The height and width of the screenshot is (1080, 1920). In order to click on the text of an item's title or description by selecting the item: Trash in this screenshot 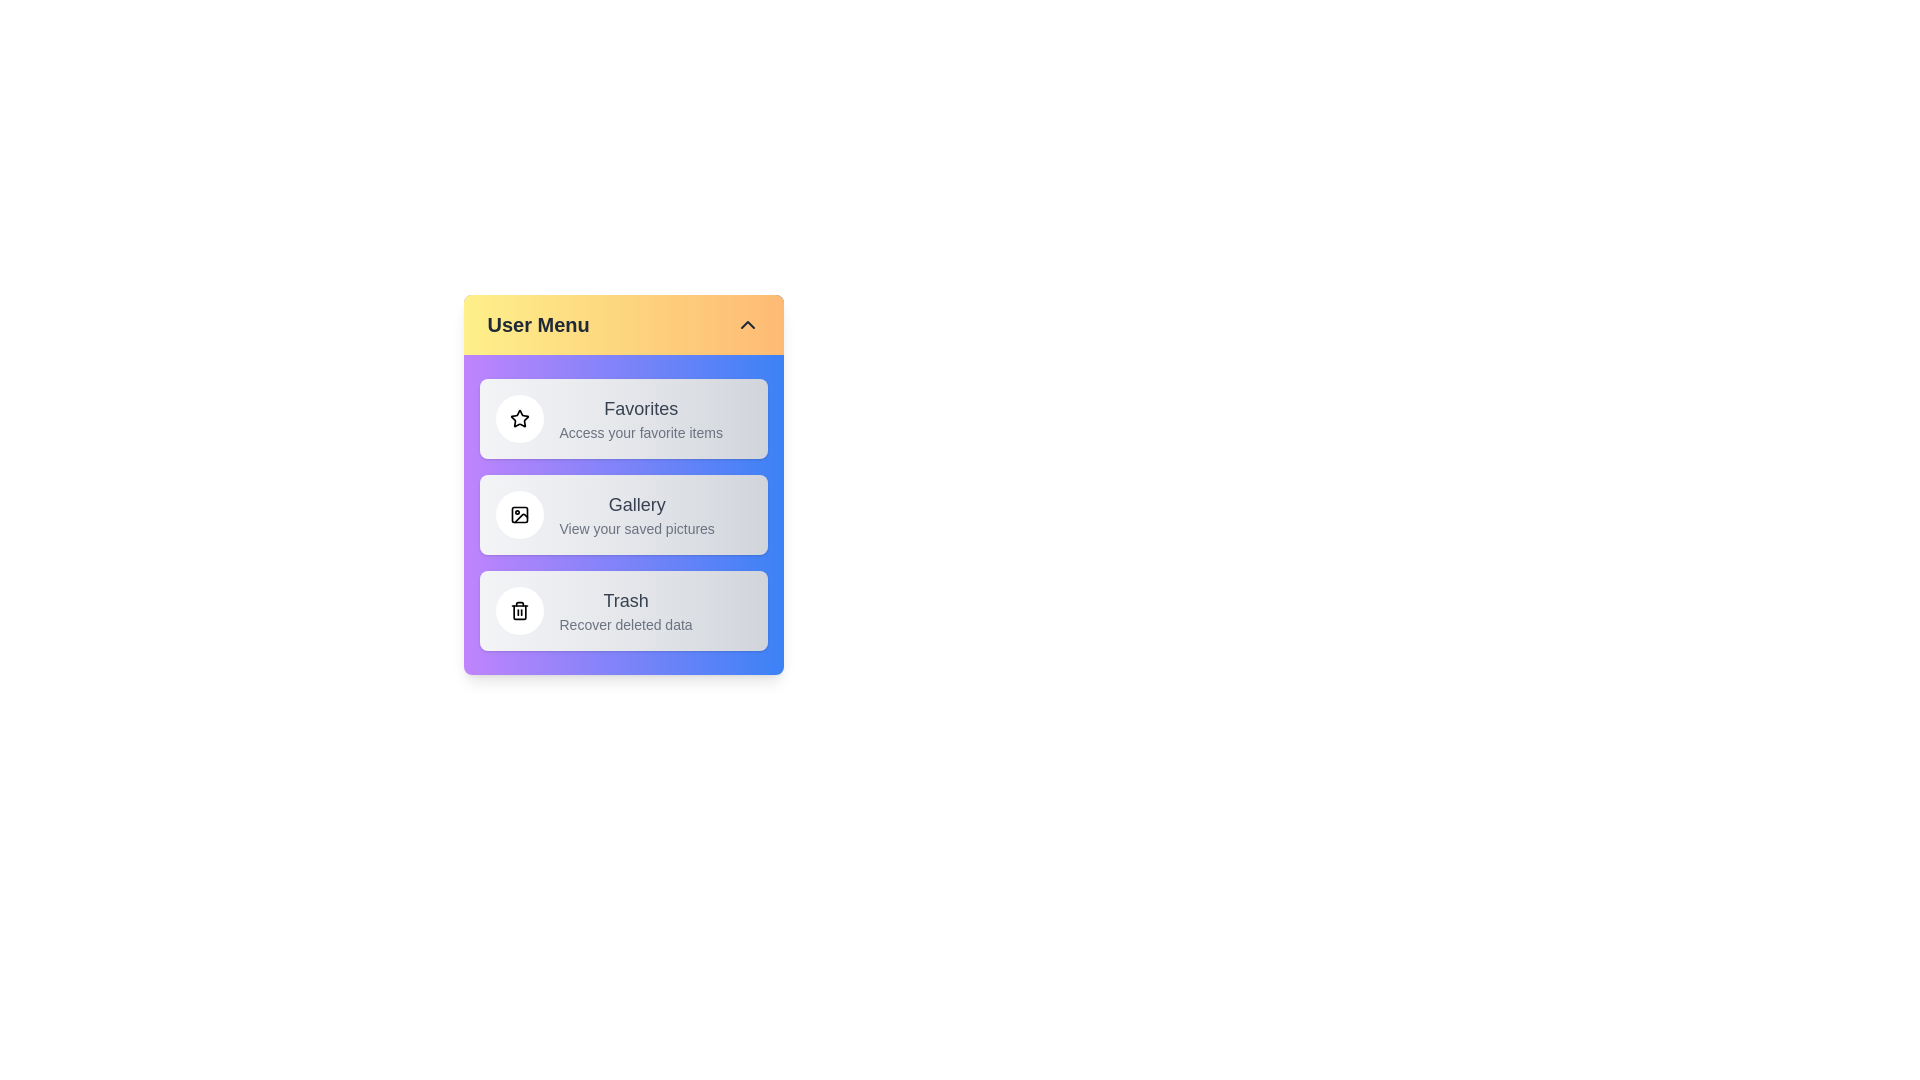, I will do `click(622, 609)`.